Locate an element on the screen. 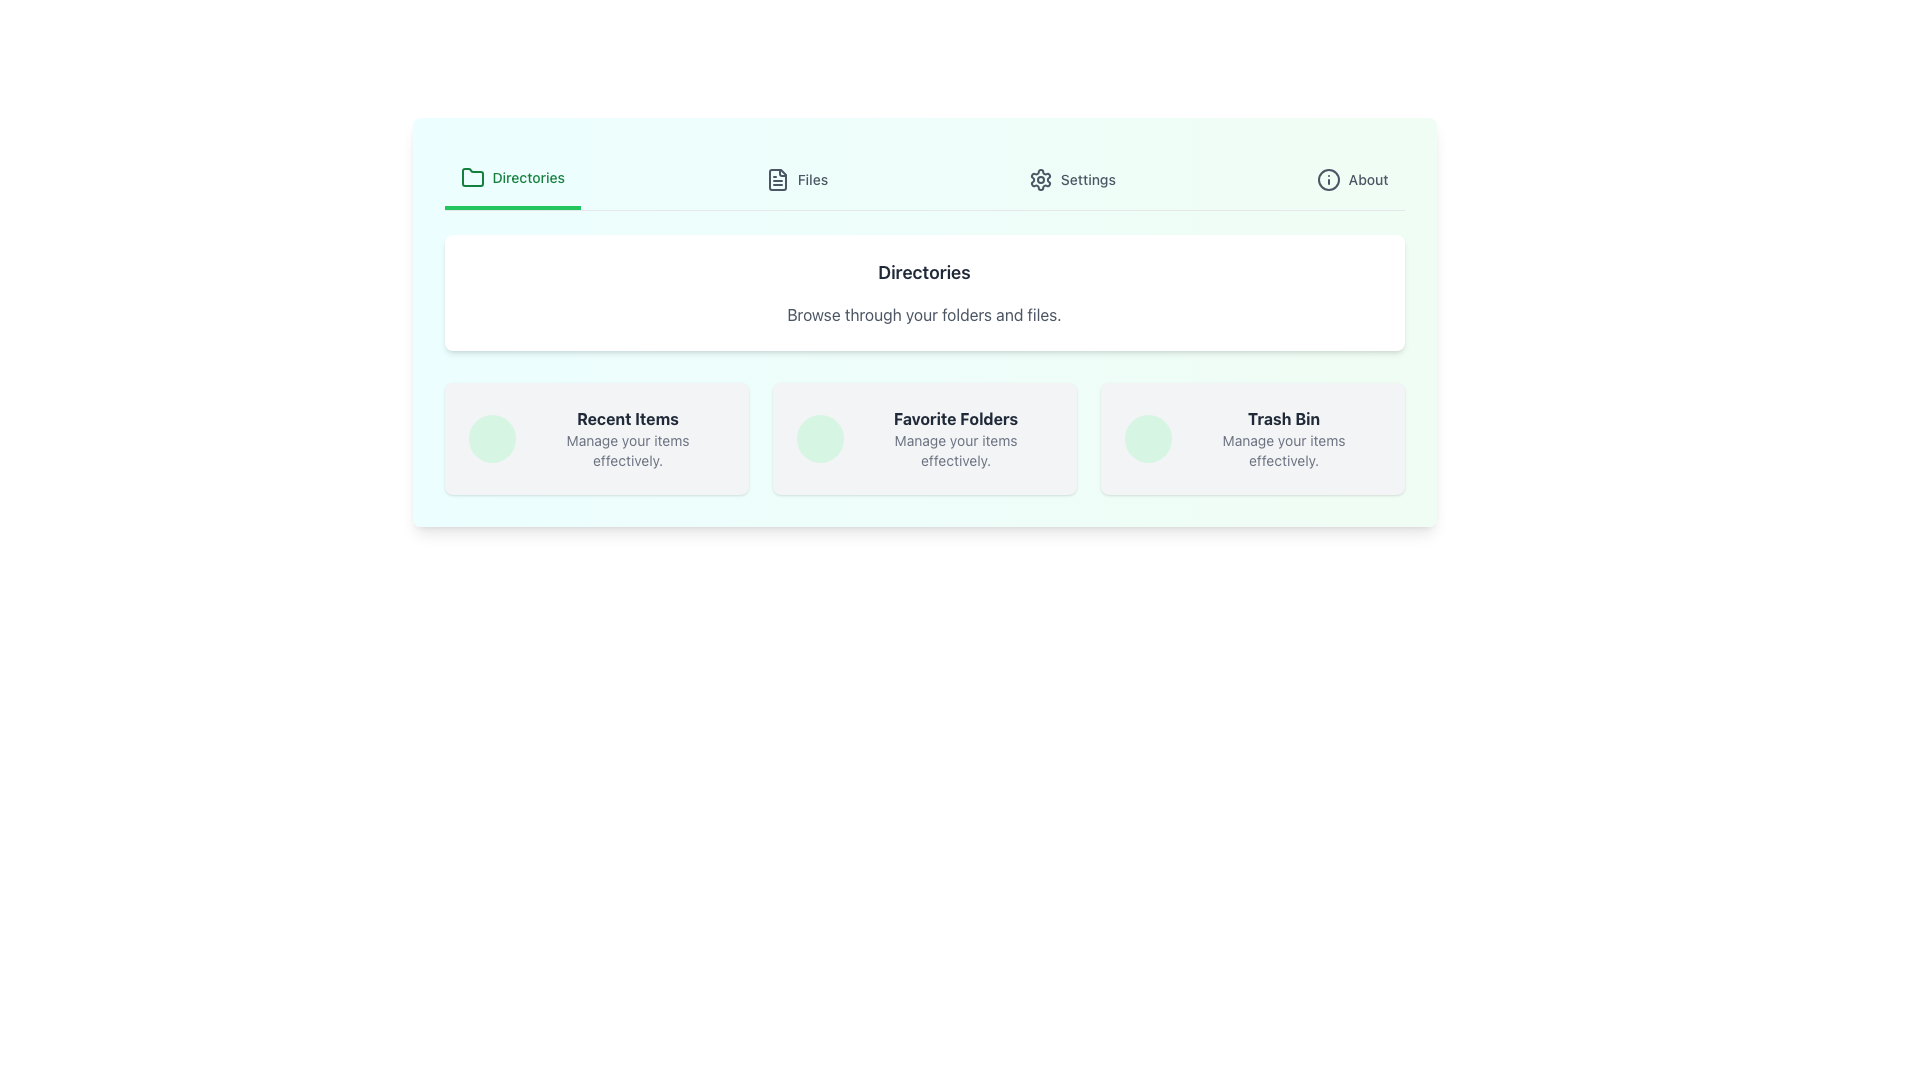 Image resolution: width=1920 pixels, height=1080 pixels. the folder icon representing the 'Directories' tab located at the top-left corner of the page, adjacent to 'Files' and 'Settings' is located at coordinates (471, 176).